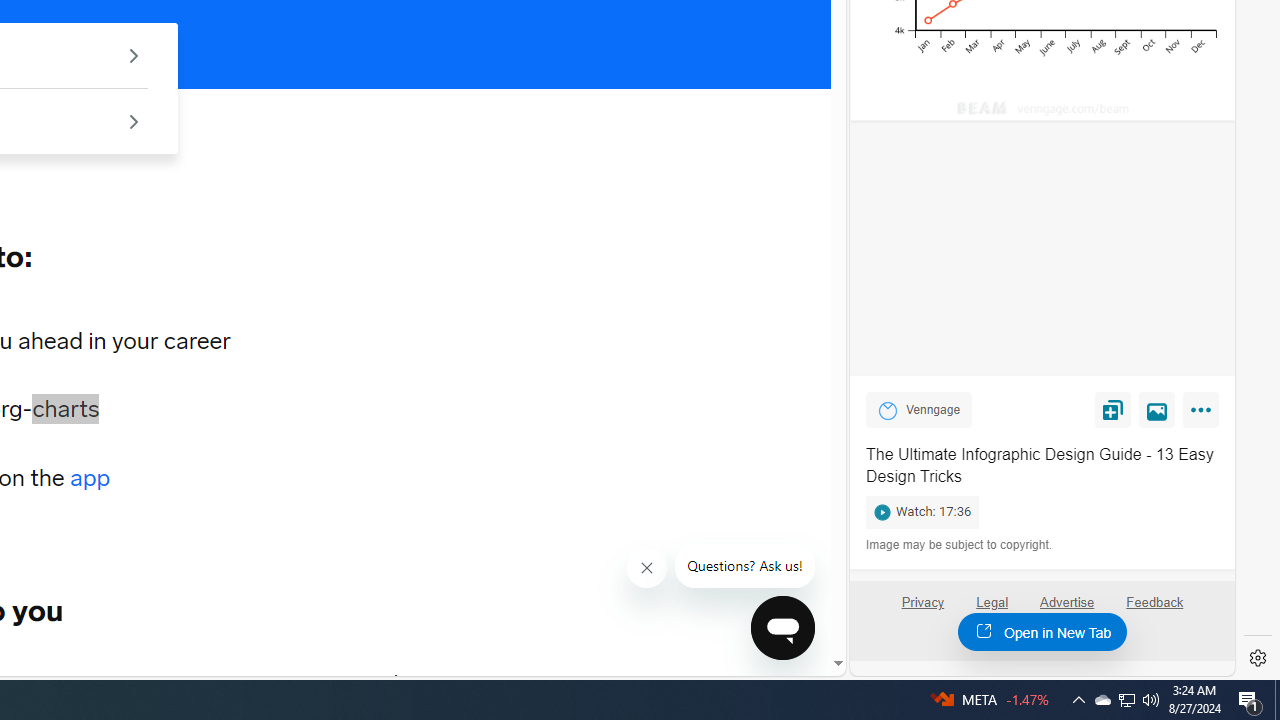 The height and width of the screenshot is (720, 1280). I want to click on 'Venngage', so click(887, 409).